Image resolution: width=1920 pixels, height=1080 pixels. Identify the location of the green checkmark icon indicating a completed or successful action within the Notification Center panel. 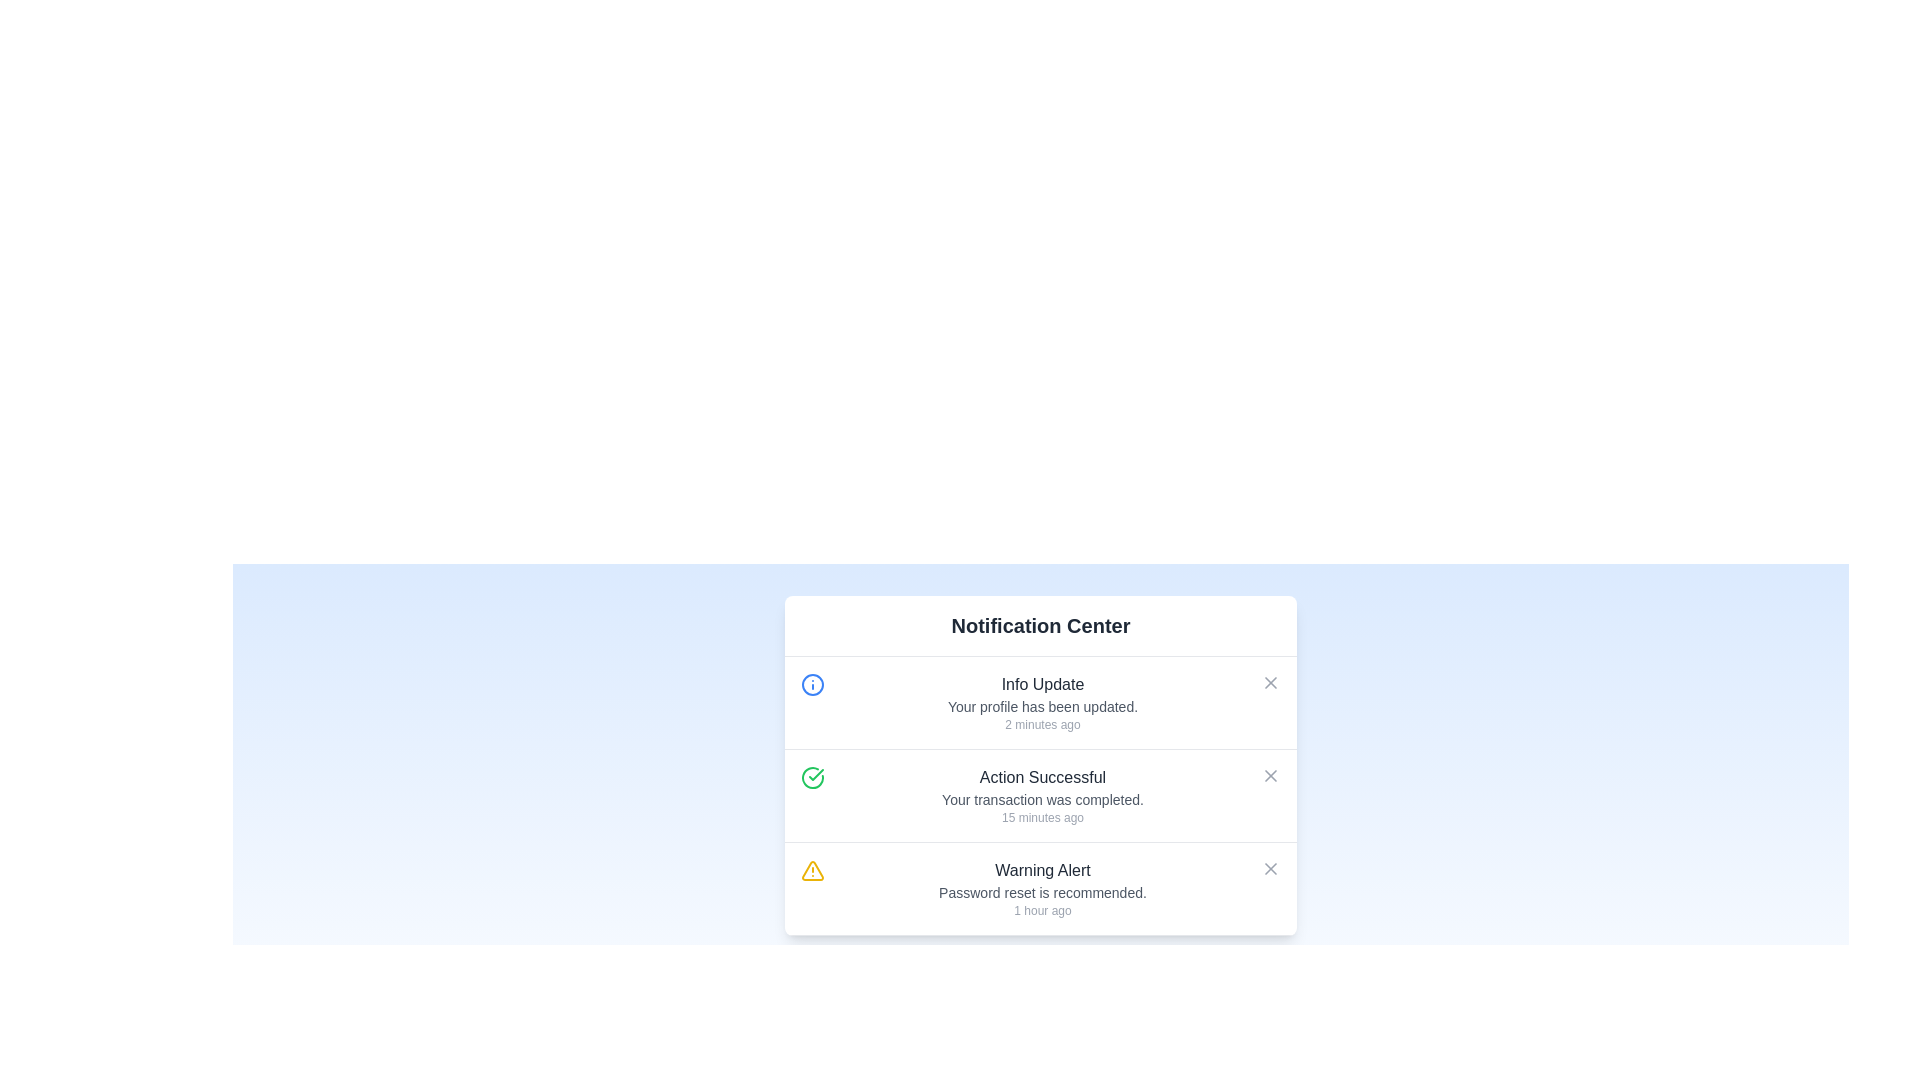
(816, 774).